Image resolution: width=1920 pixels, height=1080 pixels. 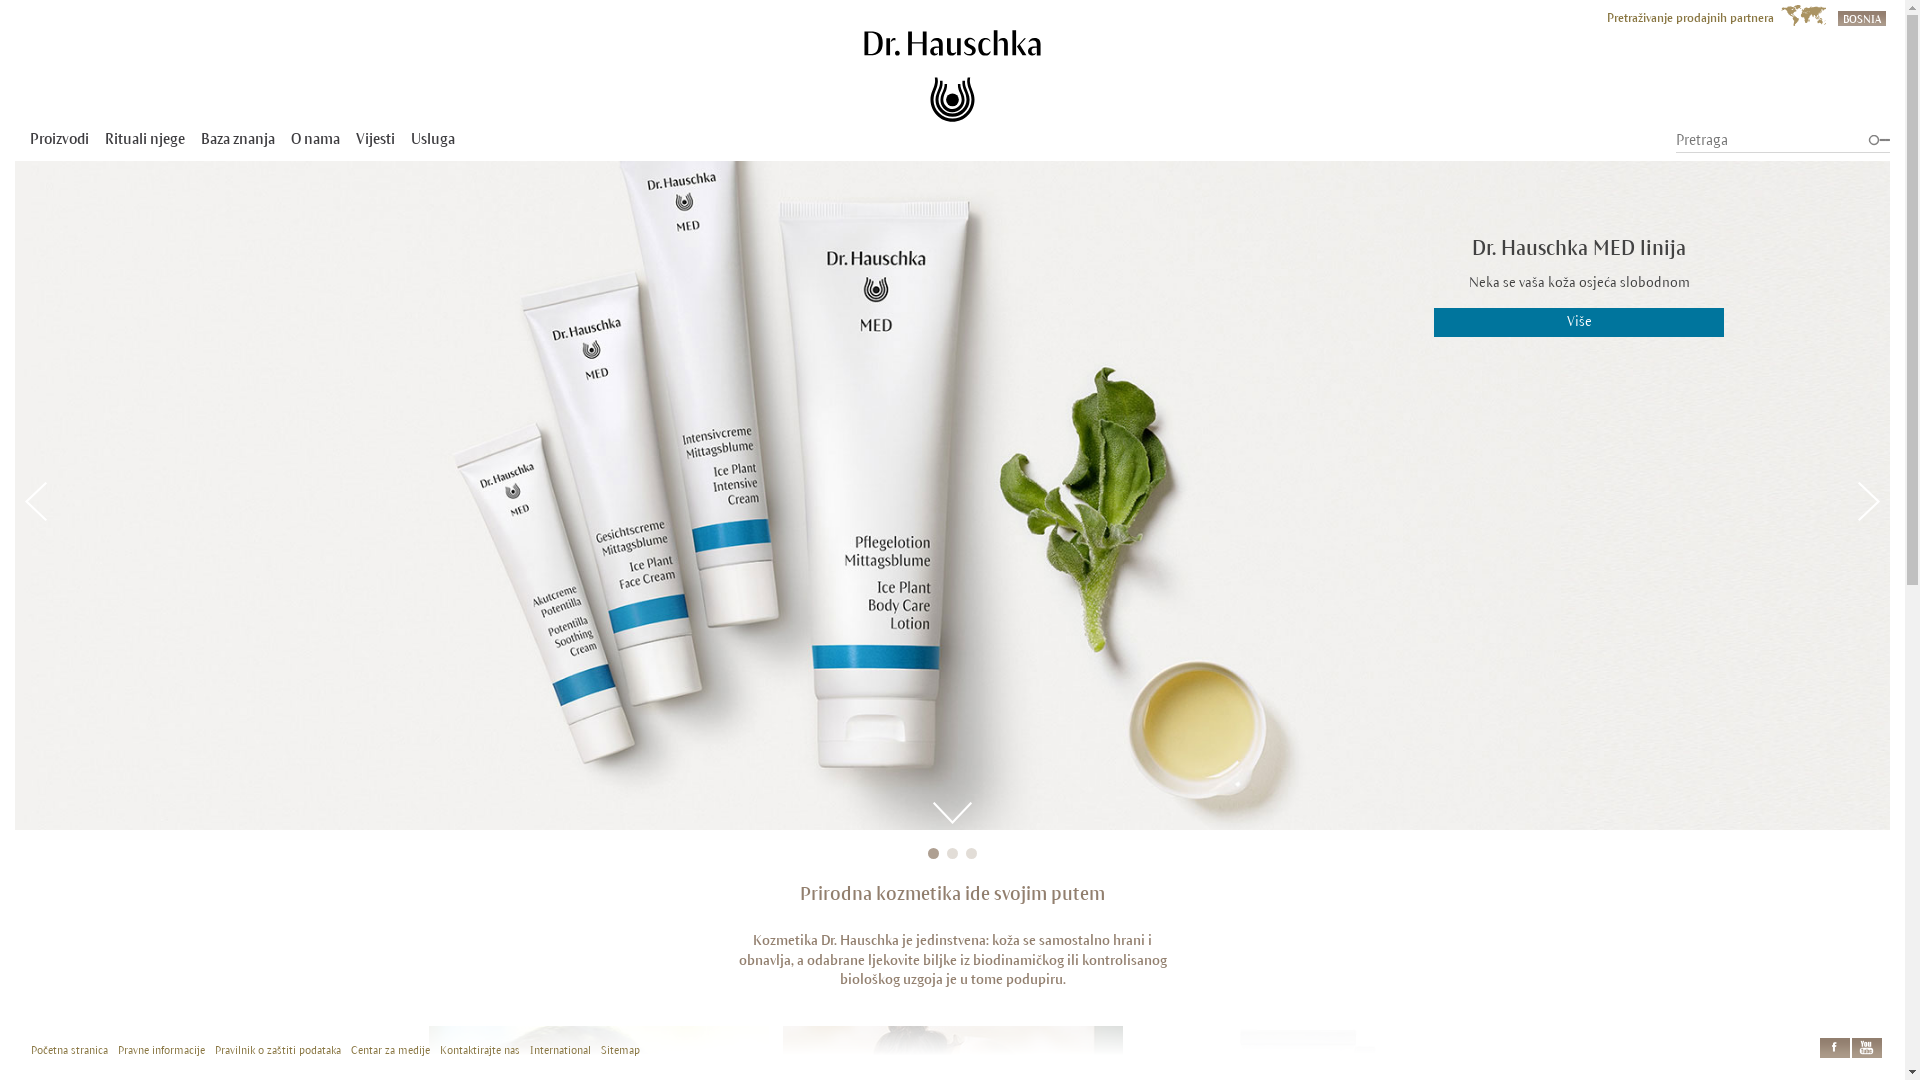 What do you see at coordinates (201, 137) in the screenshot?
I see `'Baza znanja'` at bounding box center [201, 137].